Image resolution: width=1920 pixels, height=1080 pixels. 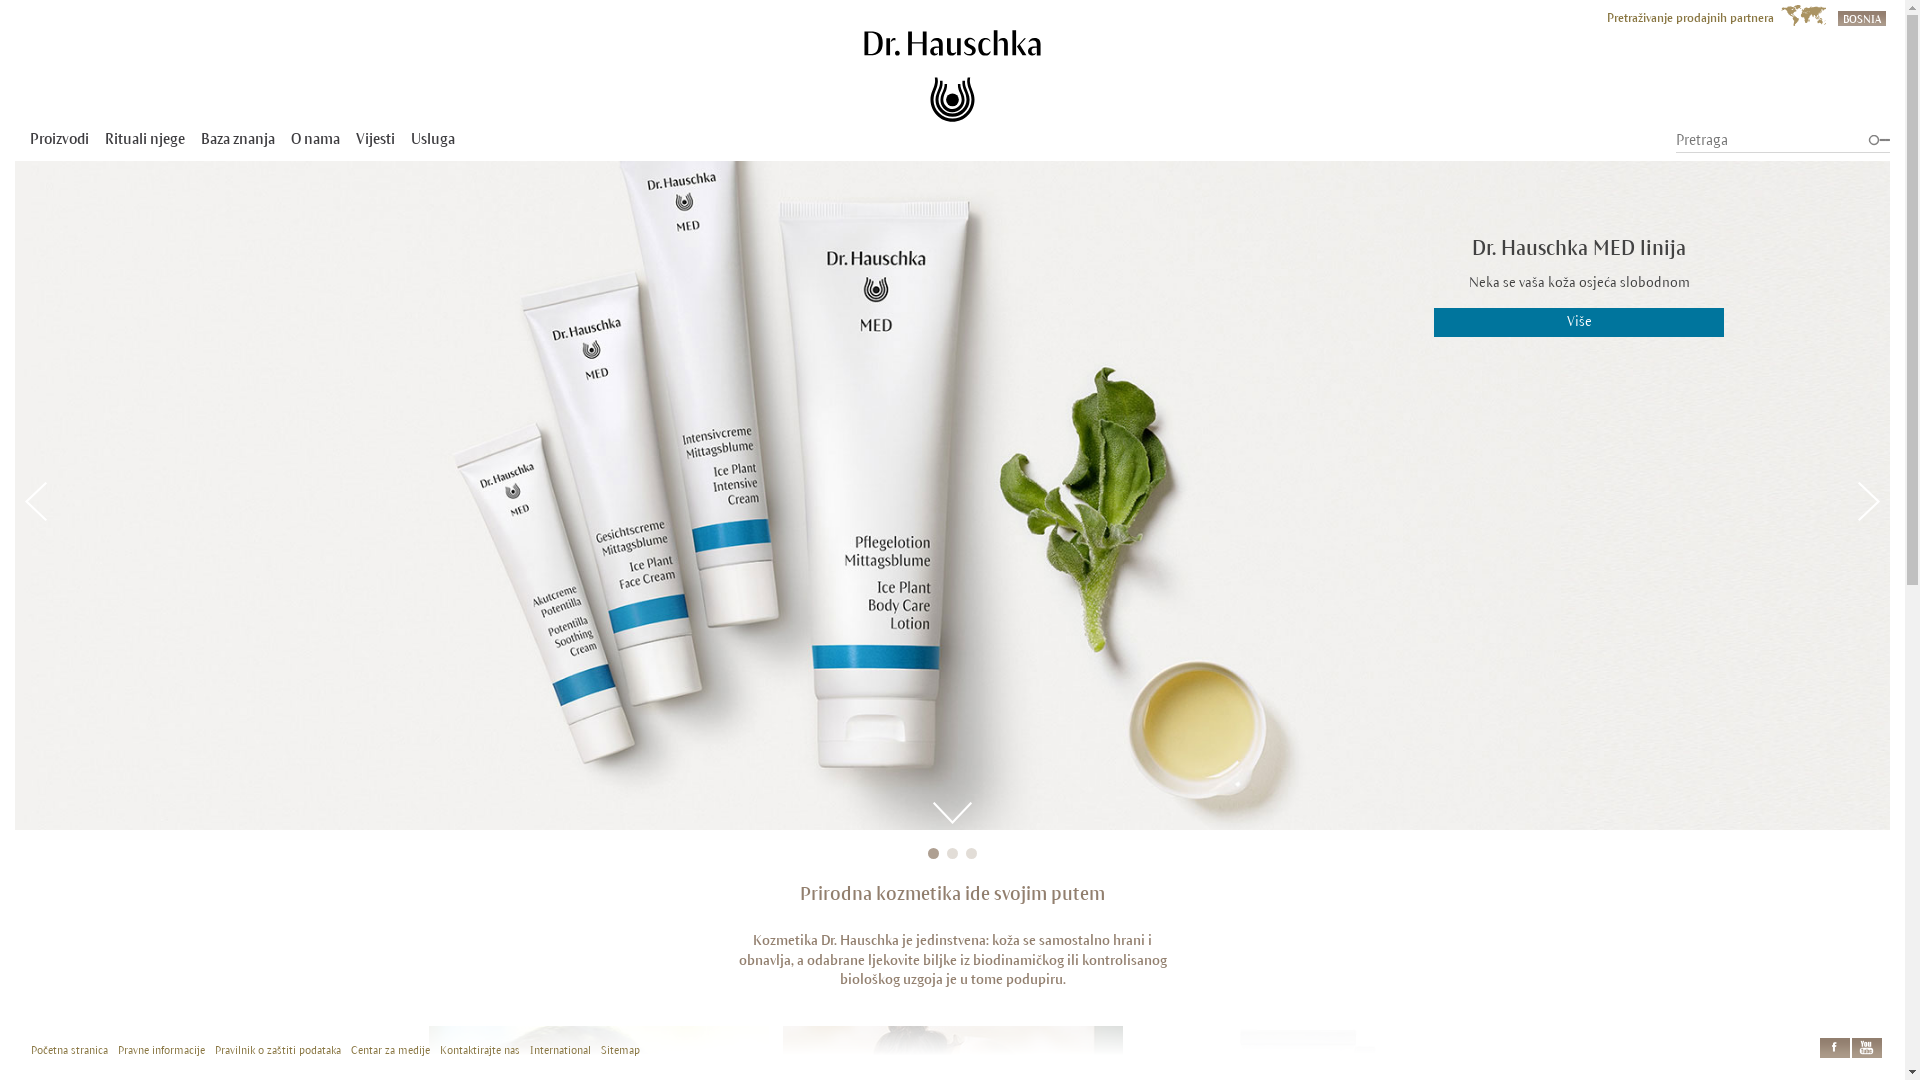 What do you see at coordinates (201, 137) in the screenshot?
I see `'Baza znanja'` at bounding box center [201, 137].